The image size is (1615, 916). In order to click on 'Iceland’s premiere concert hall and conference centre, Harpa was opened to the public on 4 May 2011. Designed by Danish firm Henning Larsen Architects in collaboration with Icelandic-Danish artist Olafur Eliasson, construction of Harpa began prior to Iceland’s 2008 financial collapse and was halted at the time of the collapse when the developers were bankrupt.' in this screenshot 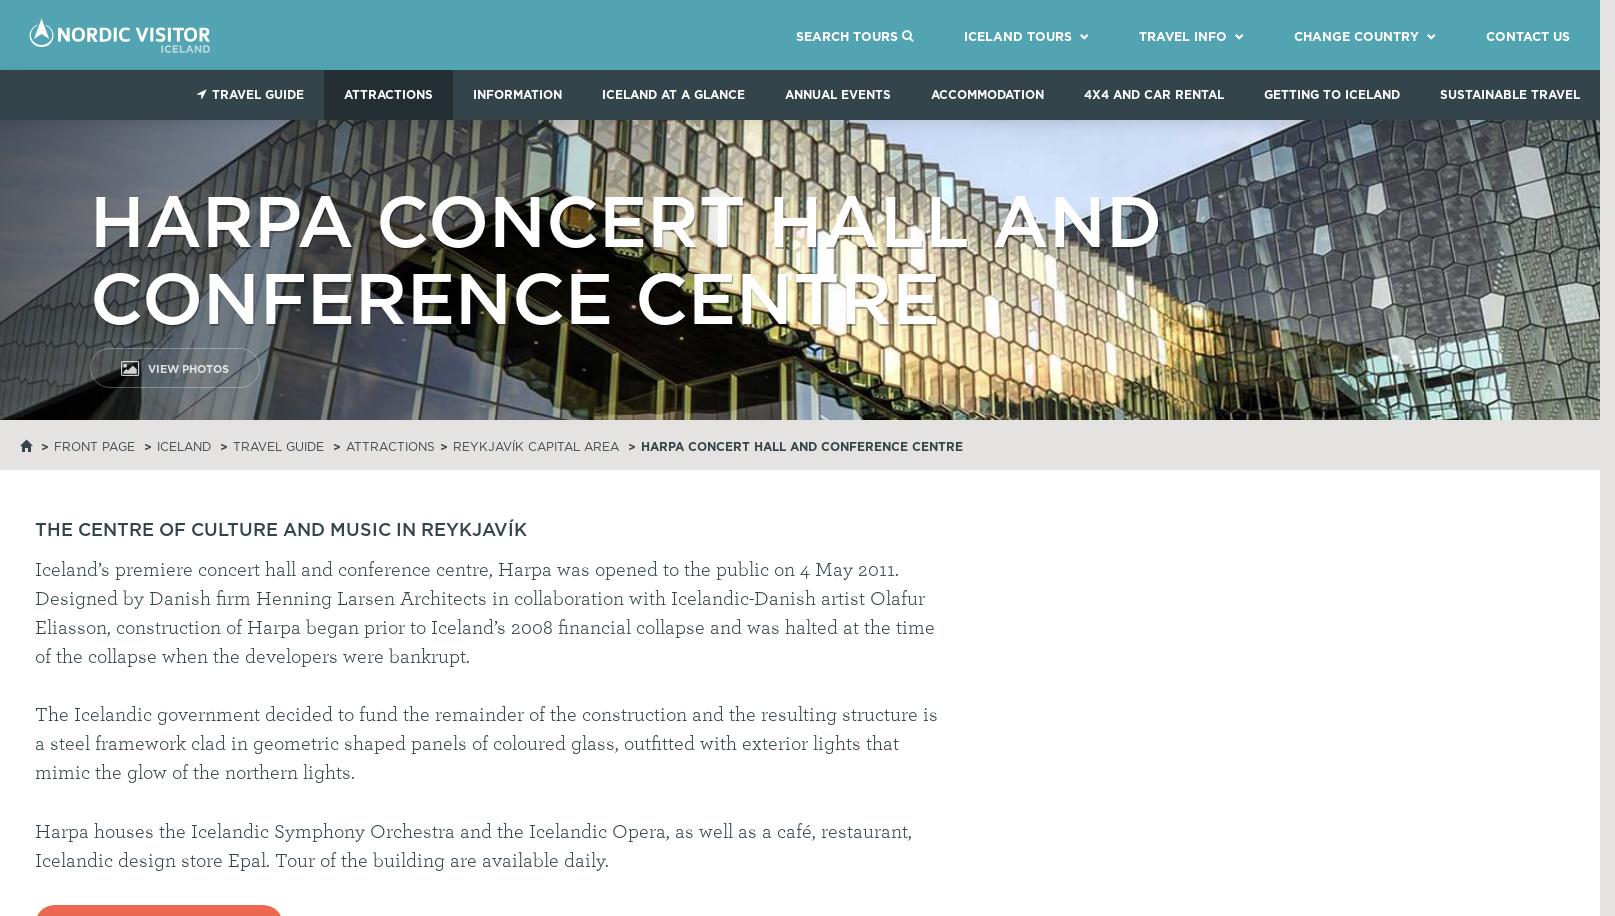, I will do `click(483, 612)`.